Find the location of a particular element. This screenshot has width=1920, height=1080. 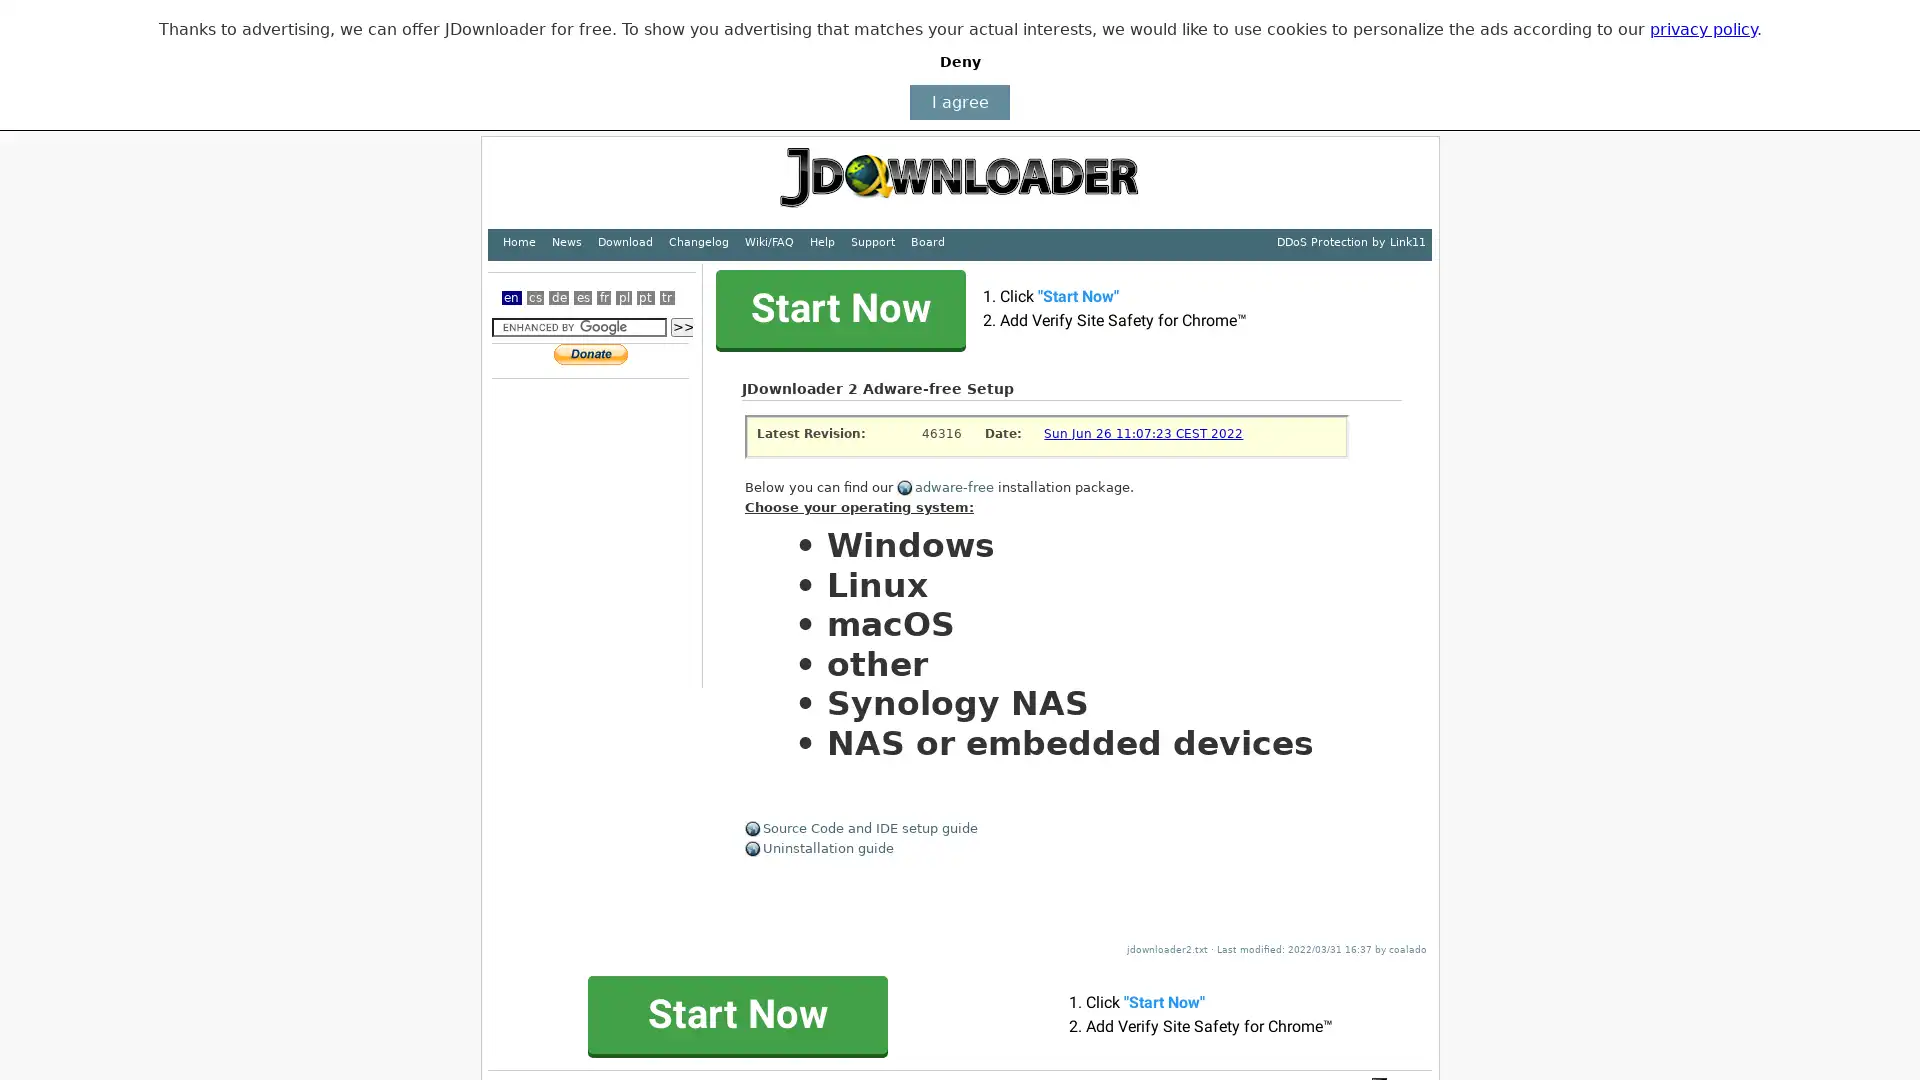

>> is located at coordinates (682, 326).